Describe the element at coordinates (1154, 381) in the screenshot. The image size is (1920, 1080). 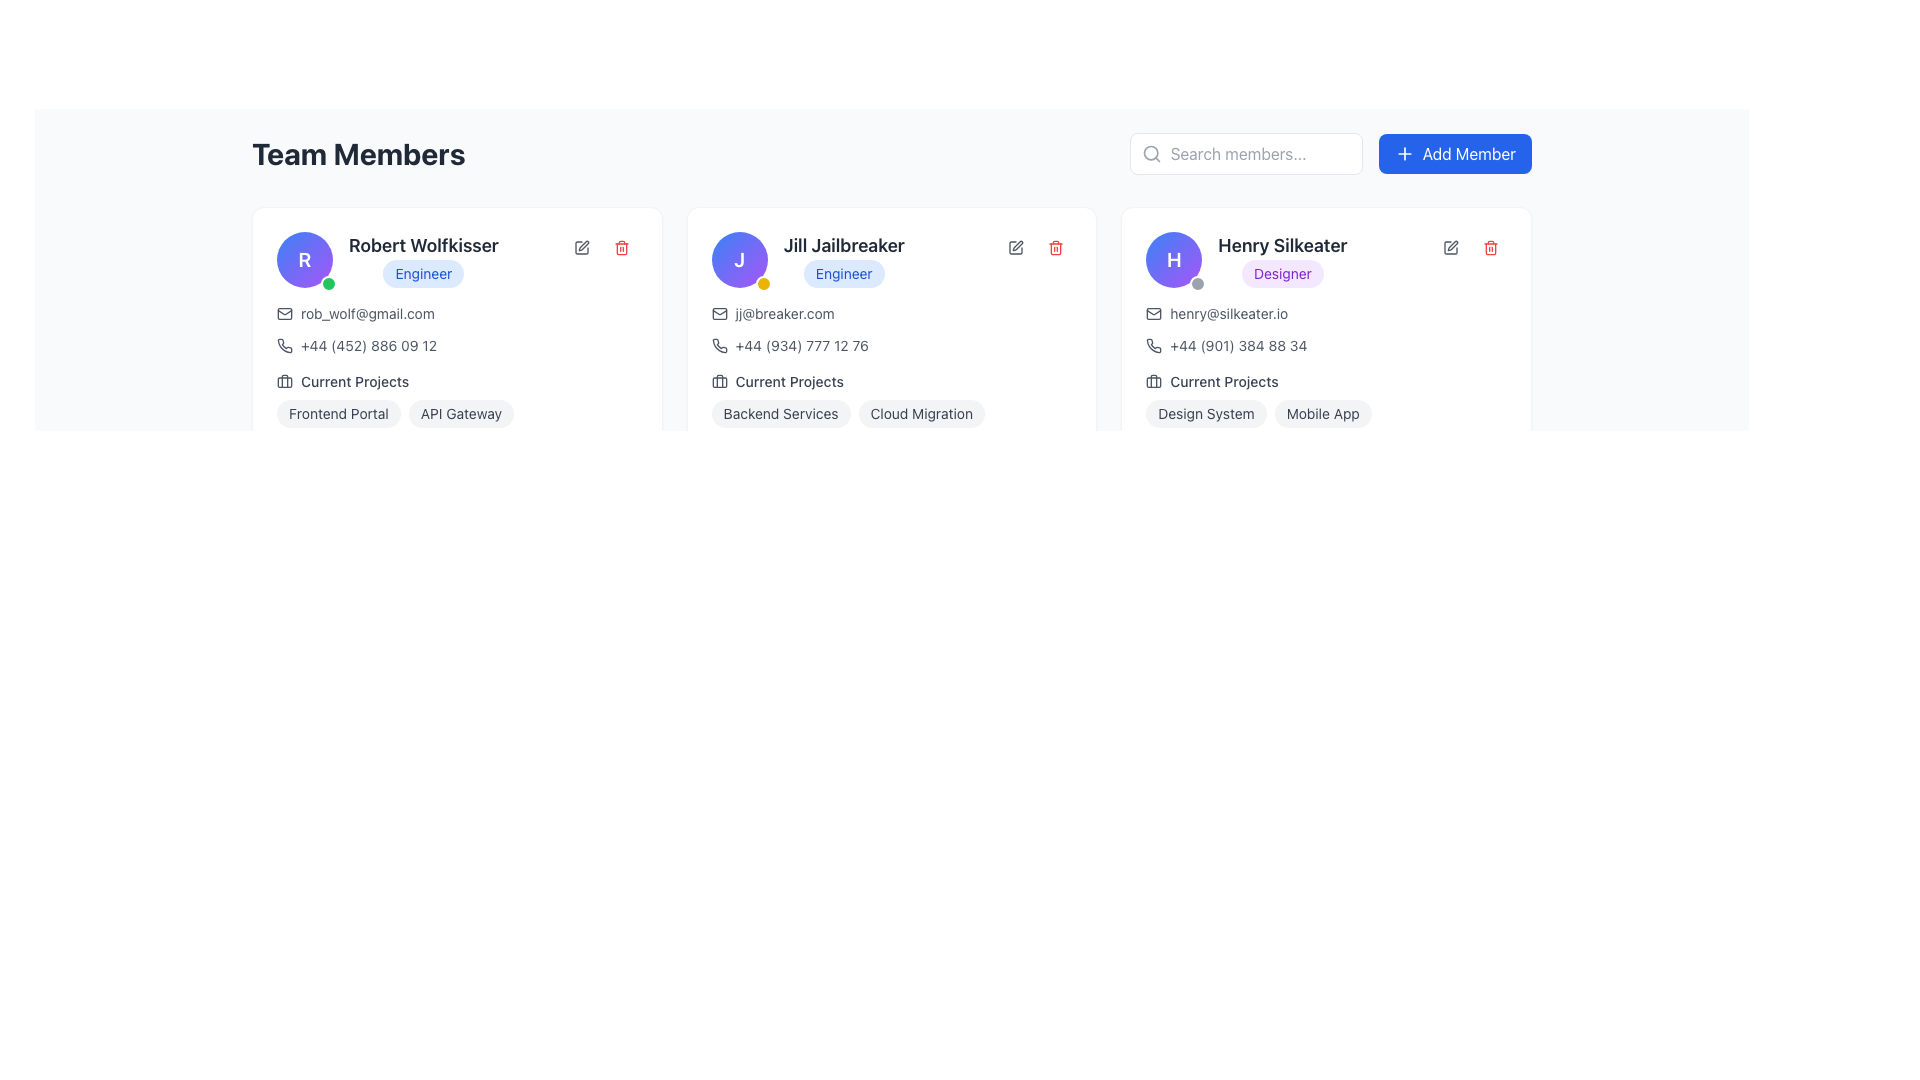
I see `the briefcase icon located next to the 'Current Projects' label in the user profile card` at that location.